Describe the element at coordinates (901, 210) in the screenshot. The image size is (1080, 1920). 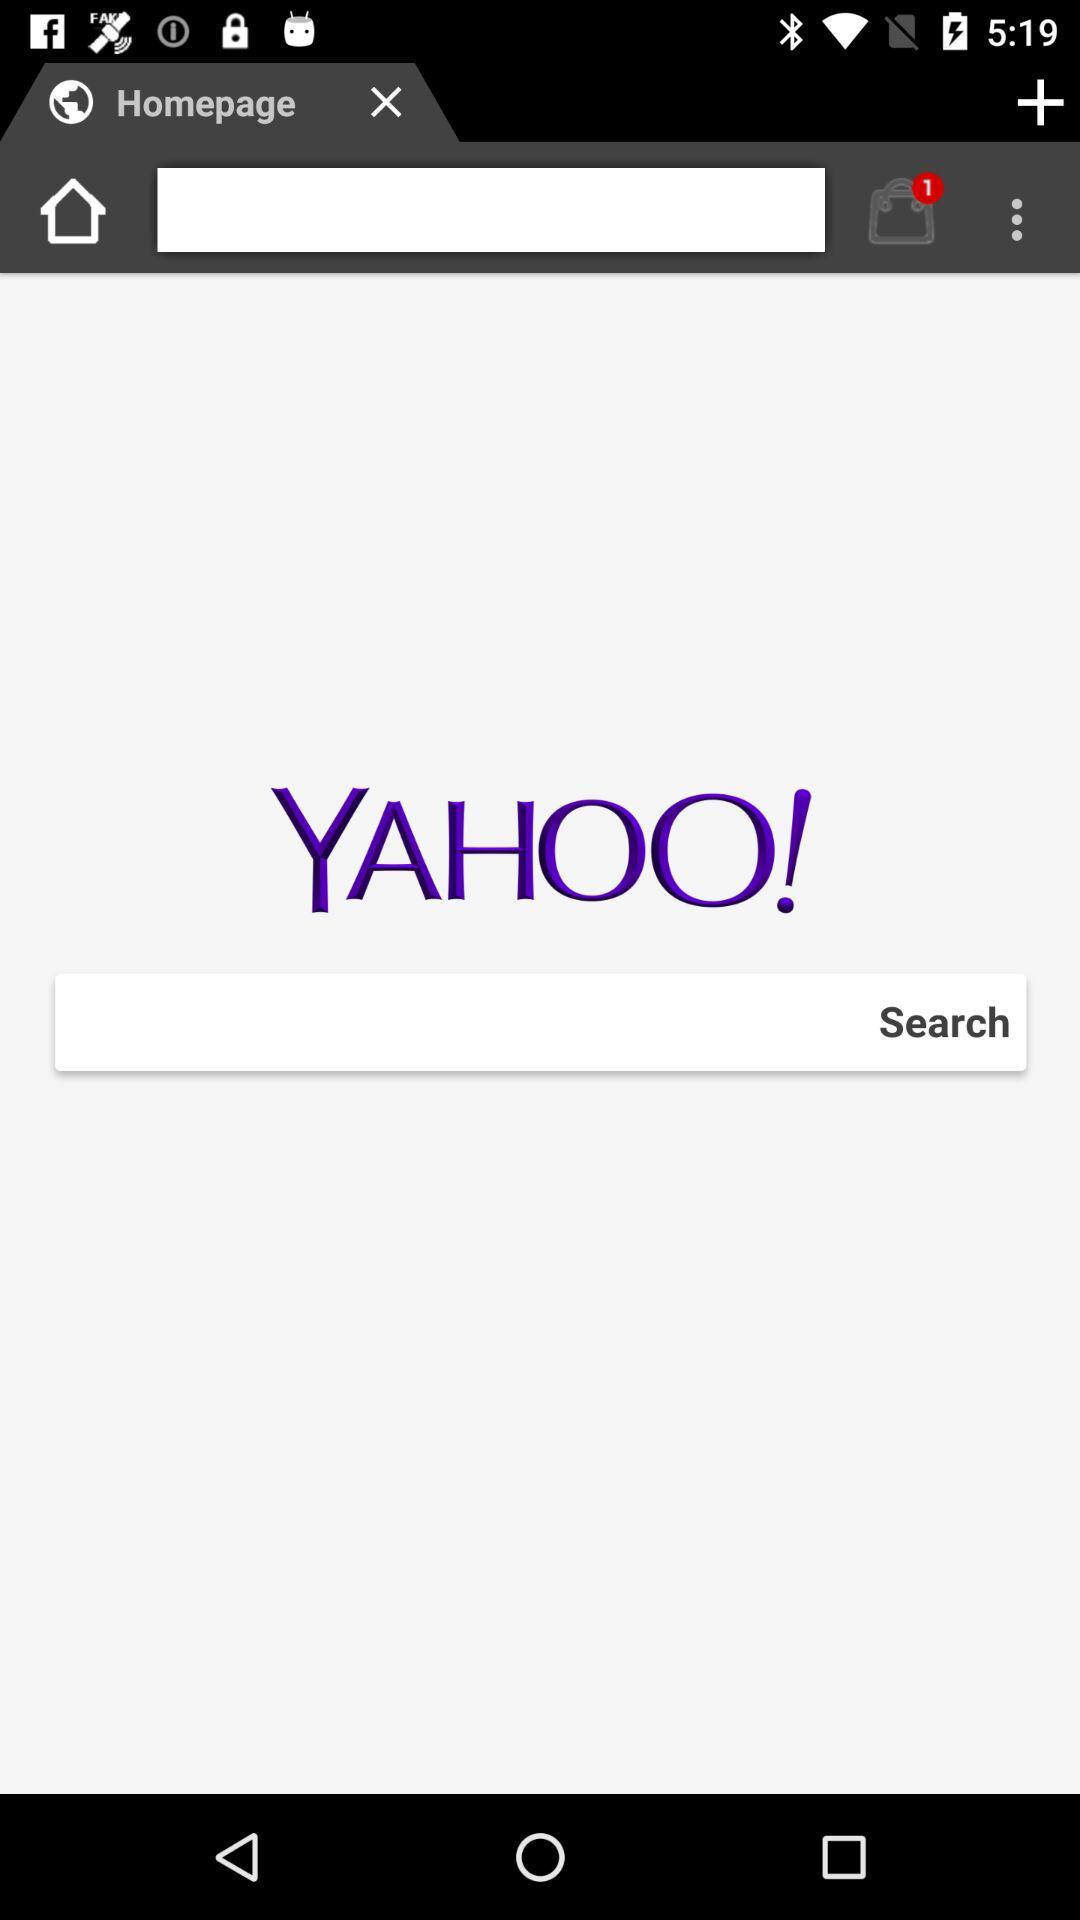
I see `home page button` at that location.